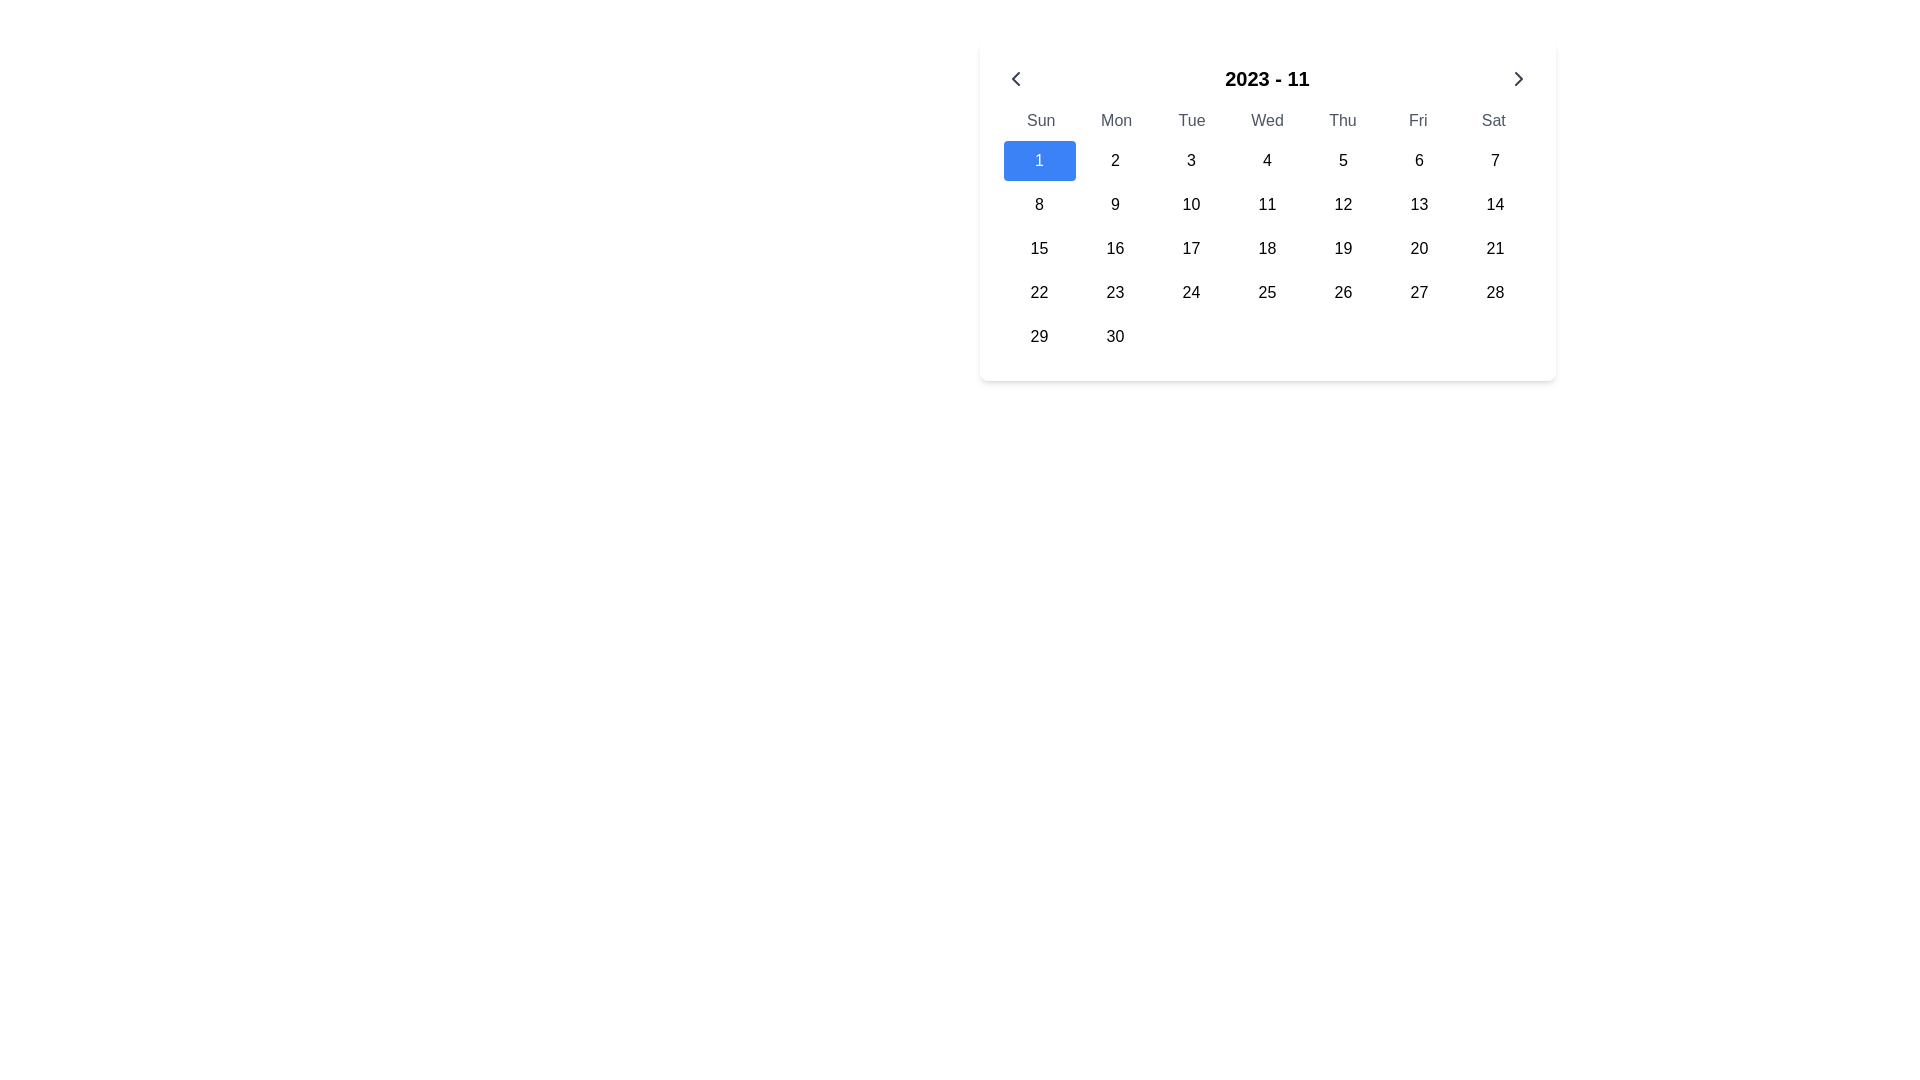 This screenshot has height=1080, width=1920. I want to click on the selectable date button in the calendar UI located at the second row and first column to change its background color, so click(1039, 204).